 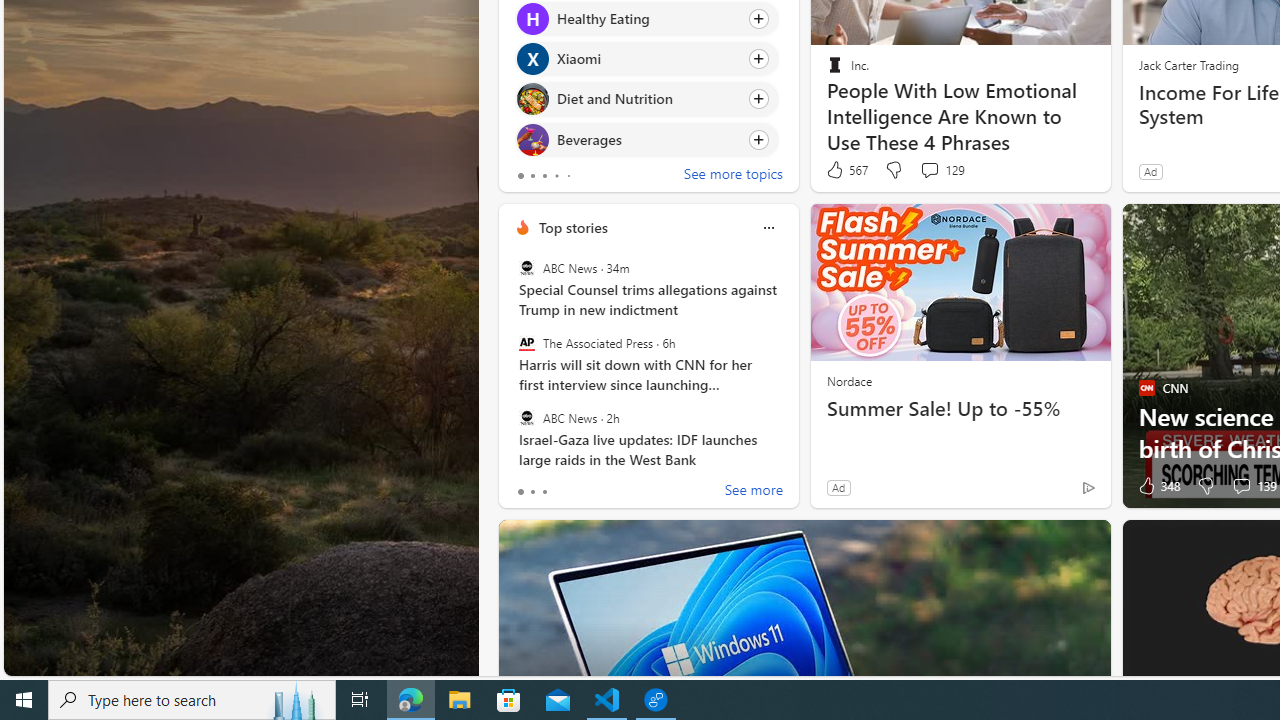 What do you see at coordinates (941, 169) in the screenshot?
I see `'View comments 129 Comment'` at bounding box center [941, 169].